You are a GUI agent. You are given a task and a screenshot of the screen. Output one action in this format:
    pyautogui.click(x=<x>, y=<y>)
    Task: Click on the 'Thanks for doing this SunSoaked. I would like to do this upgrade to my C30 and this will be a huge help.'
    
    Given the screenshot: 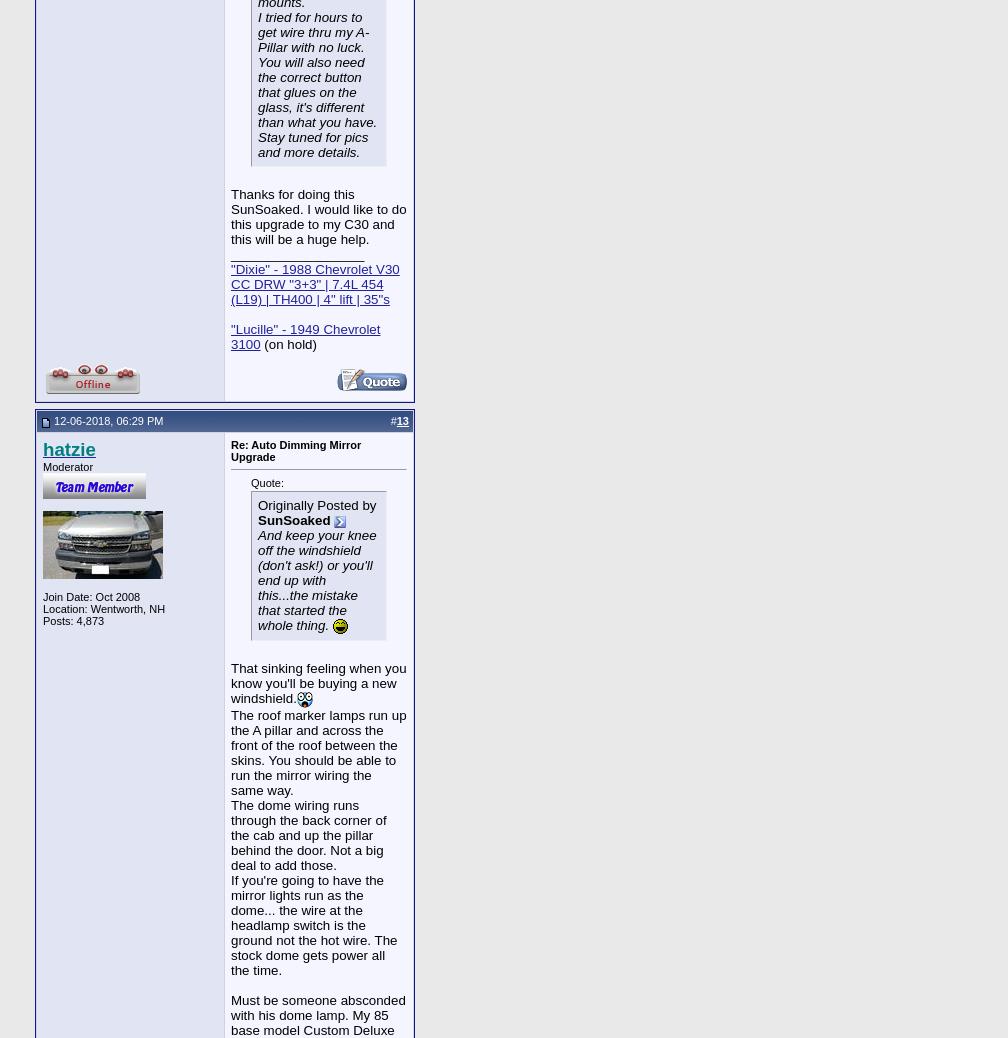 What is the action you would take?
    pyautogui.click(x=231, y=216)
    